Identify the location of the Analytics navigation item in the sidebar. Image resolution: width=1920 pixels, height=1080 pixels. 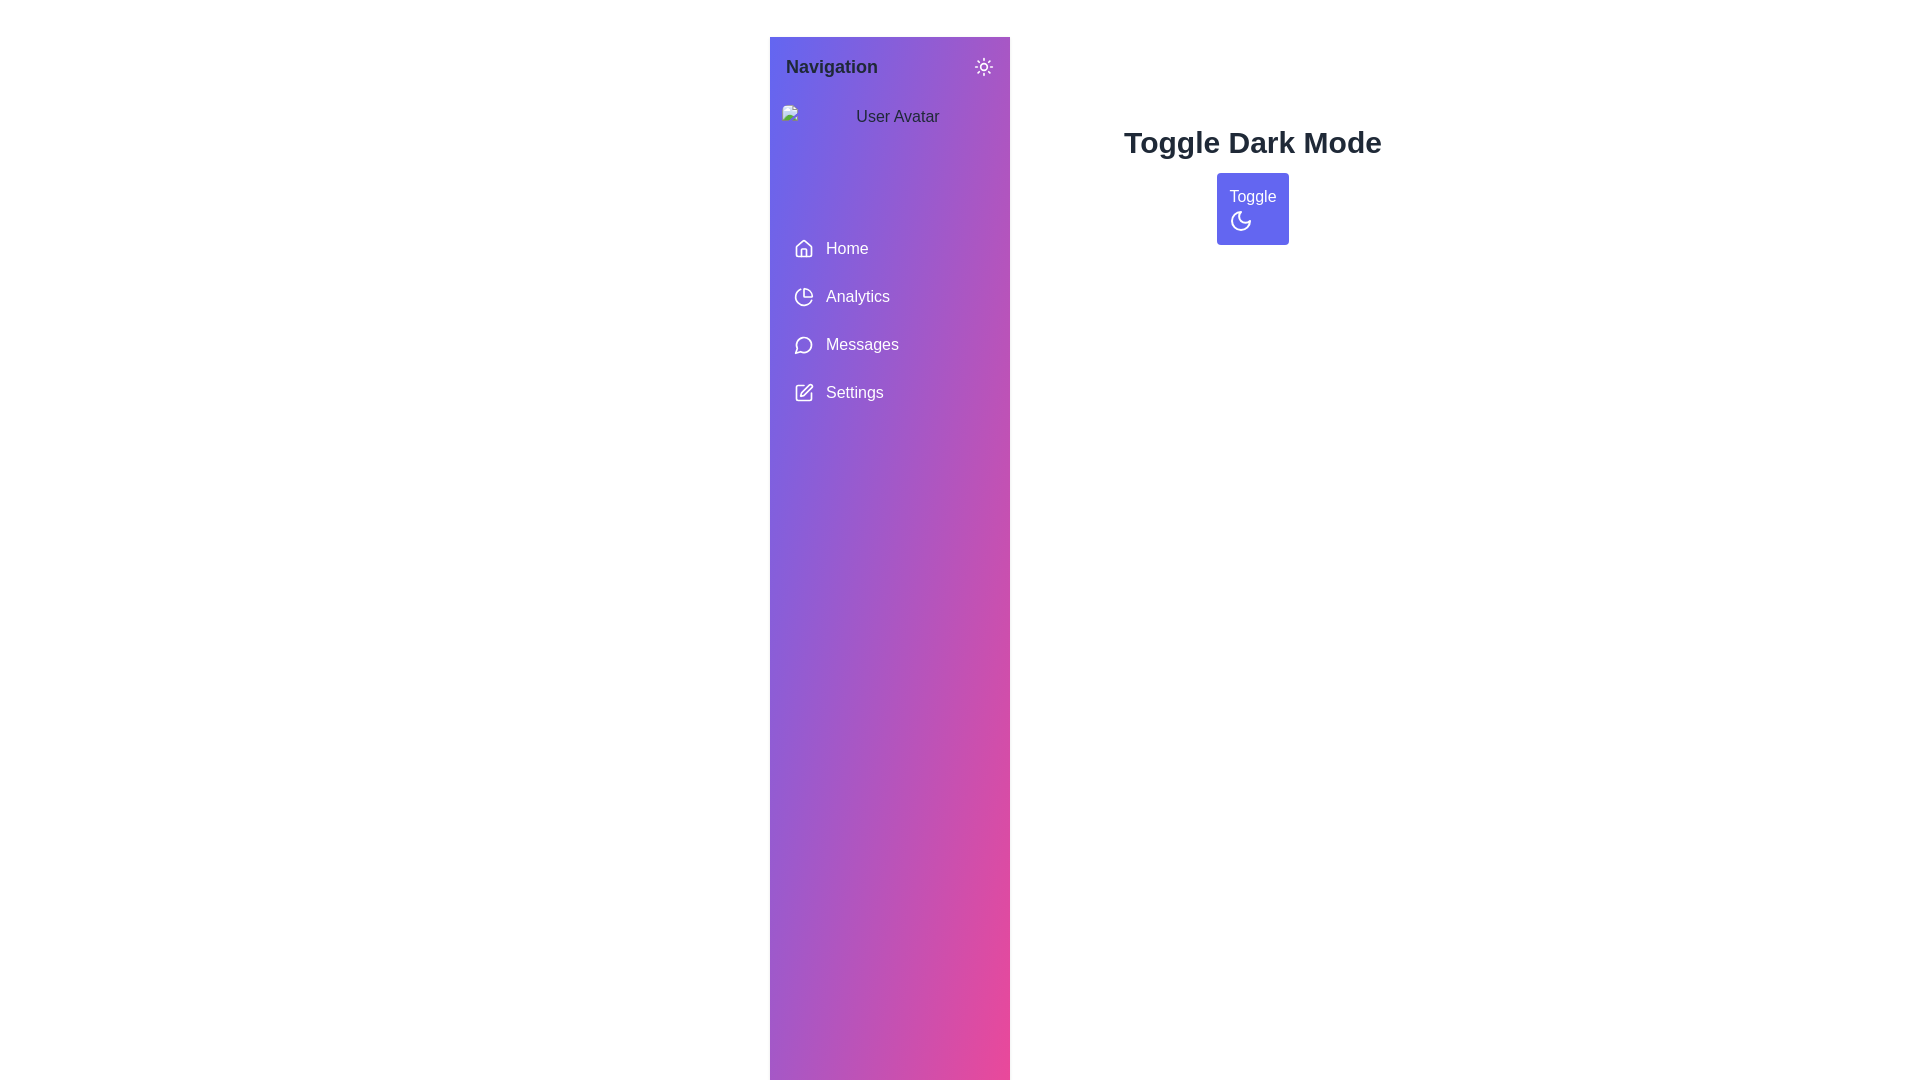
(888, 297).